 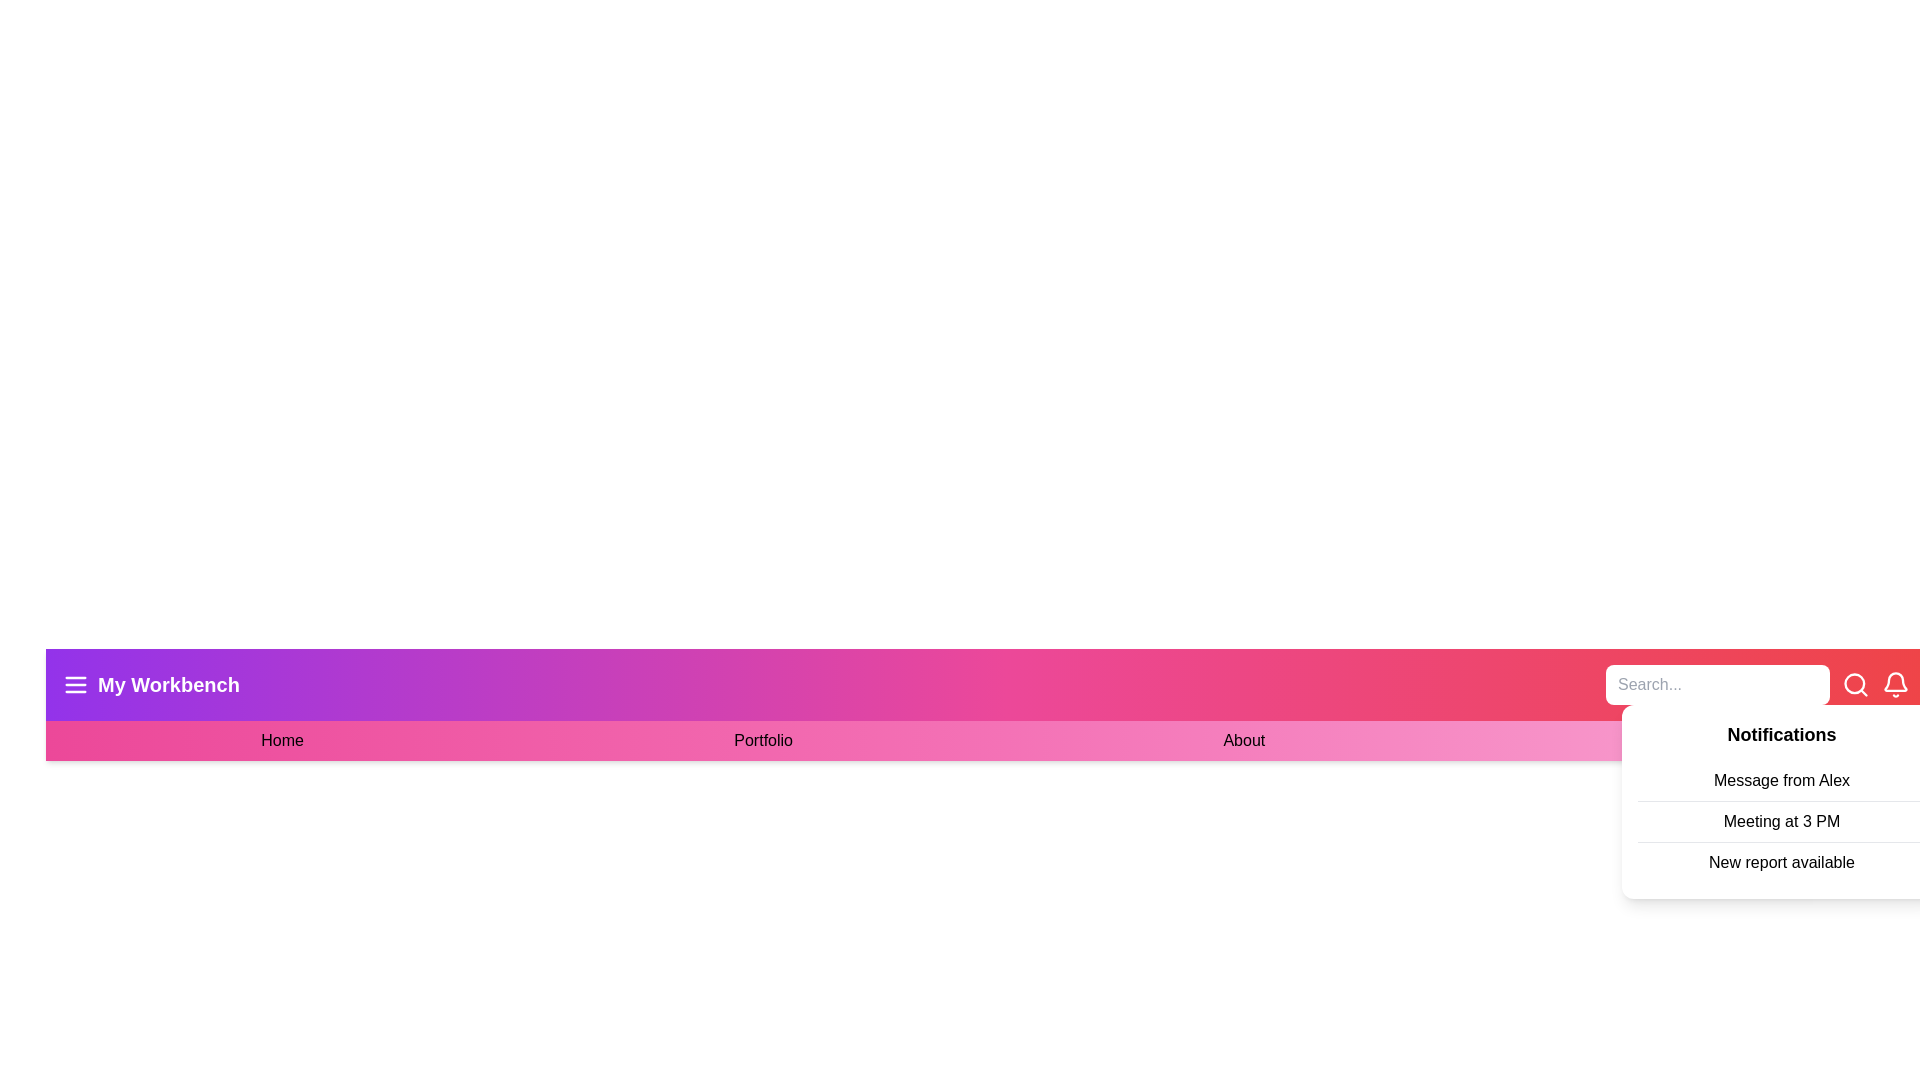 What do you see at coordinates (76, 684) in the screenshot?
I see `the compact menu icon resembling a hamburger menu, which is styled in white color and located within a square of purple background` at bounding box center [76, 684].